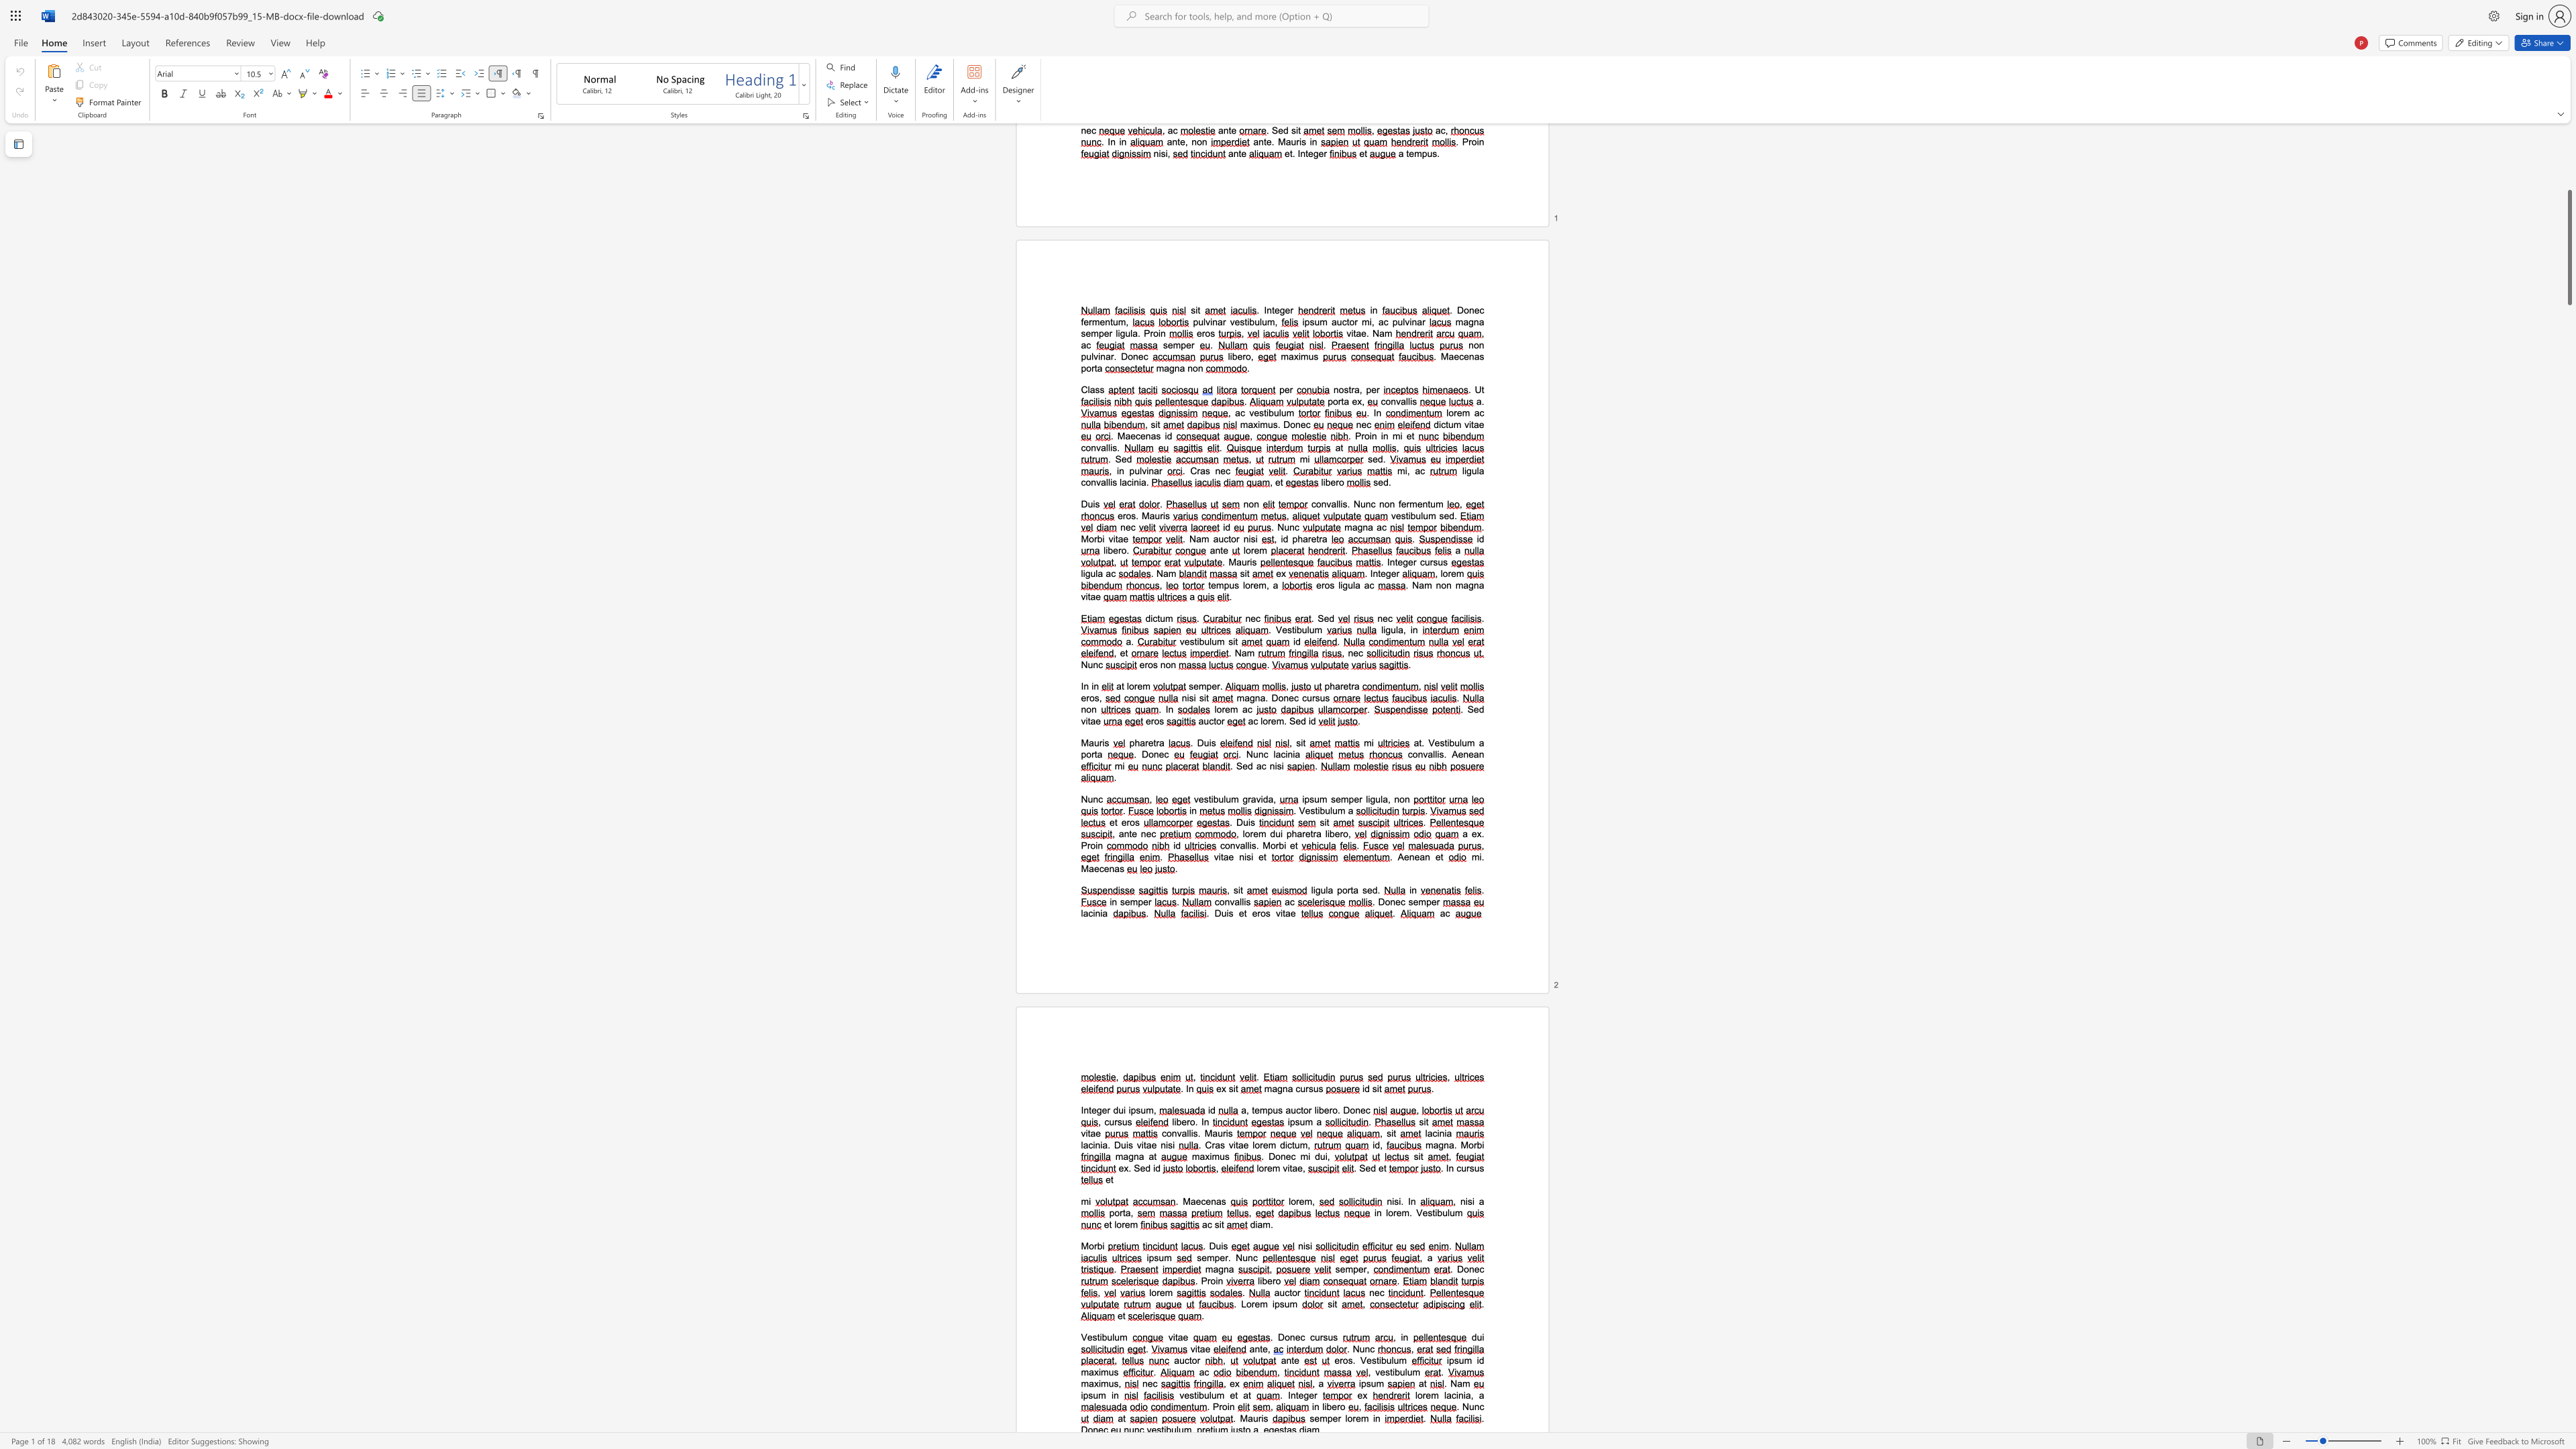  What do you see at coordinates (1284, 1088) in the screenshot?
I see `the 1th character "n" in the text` at bounding box center [1284, 1088].